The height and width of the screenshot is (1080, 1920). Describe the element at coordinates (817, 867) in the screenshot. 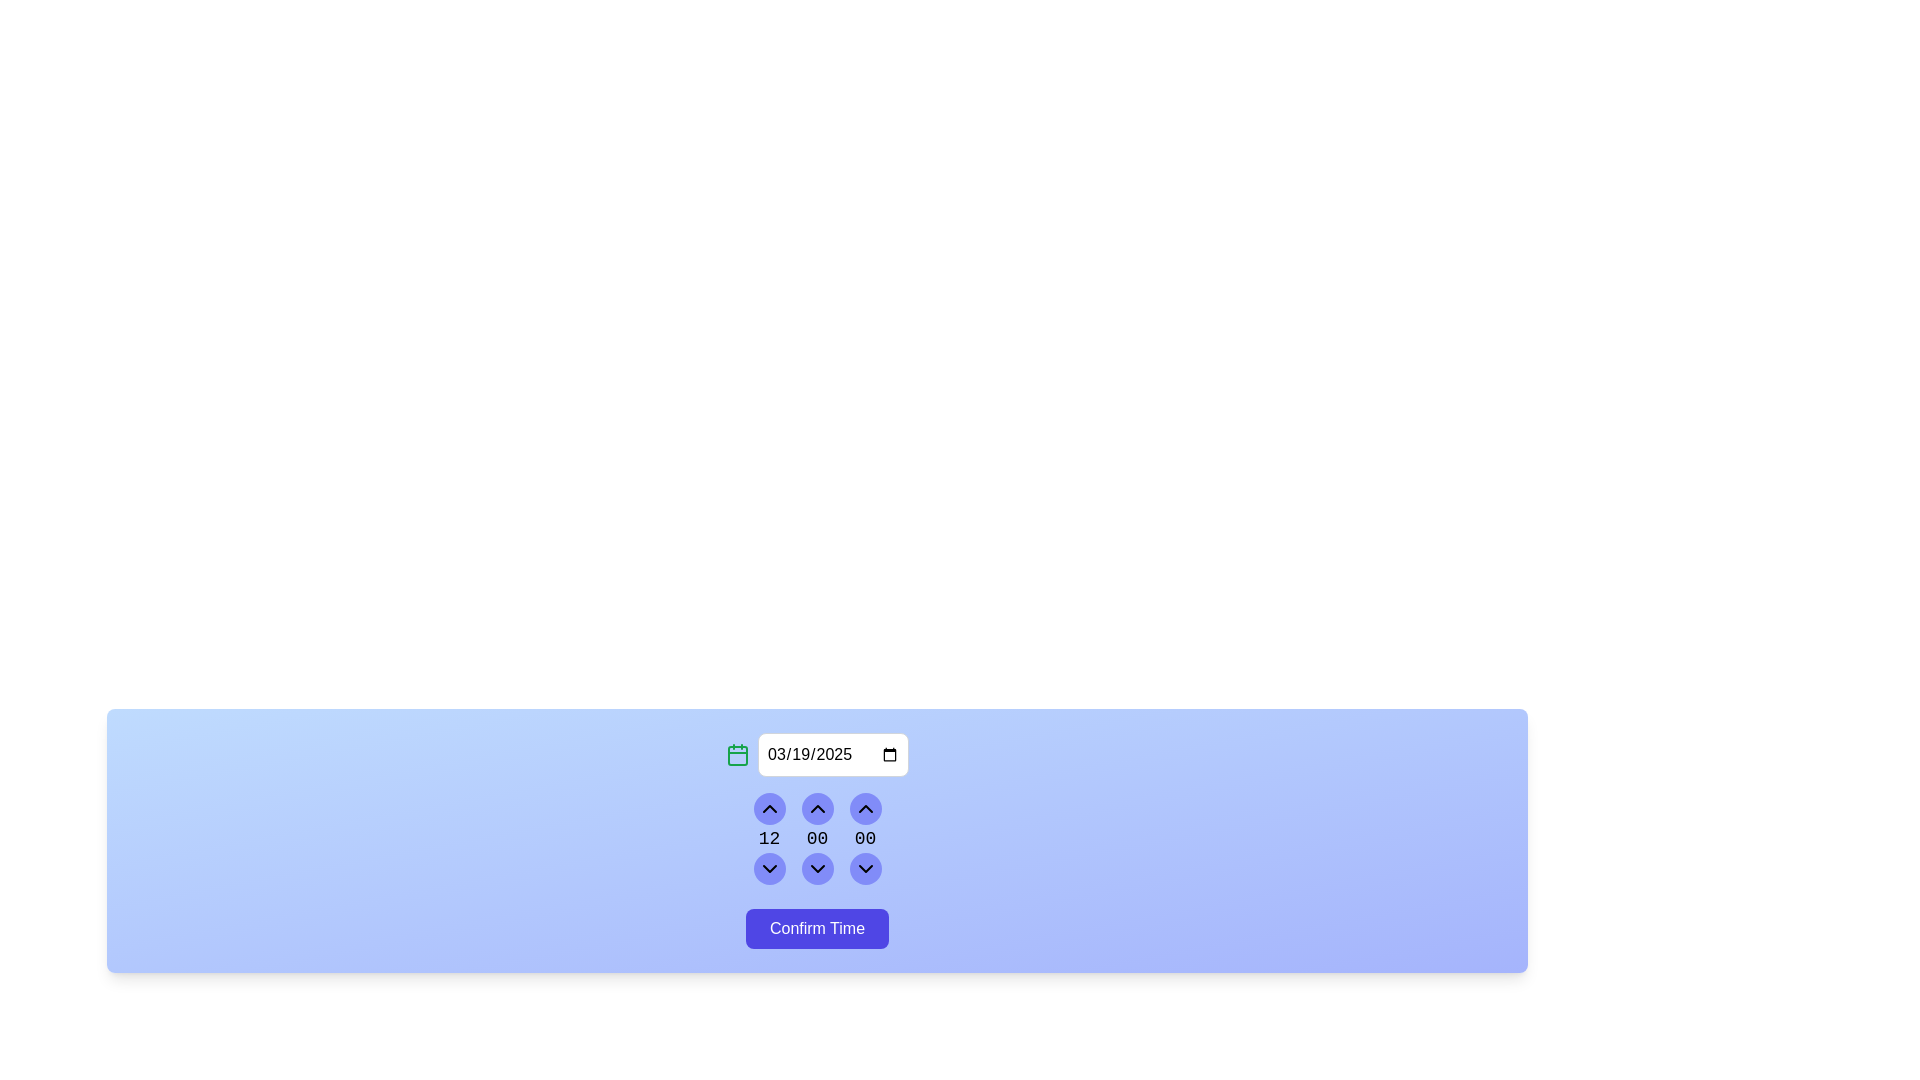

I see `the Icon Button that decreases the numeric input for minutes in the time picker interface, located at the bottom of the rightmost column` at that location.